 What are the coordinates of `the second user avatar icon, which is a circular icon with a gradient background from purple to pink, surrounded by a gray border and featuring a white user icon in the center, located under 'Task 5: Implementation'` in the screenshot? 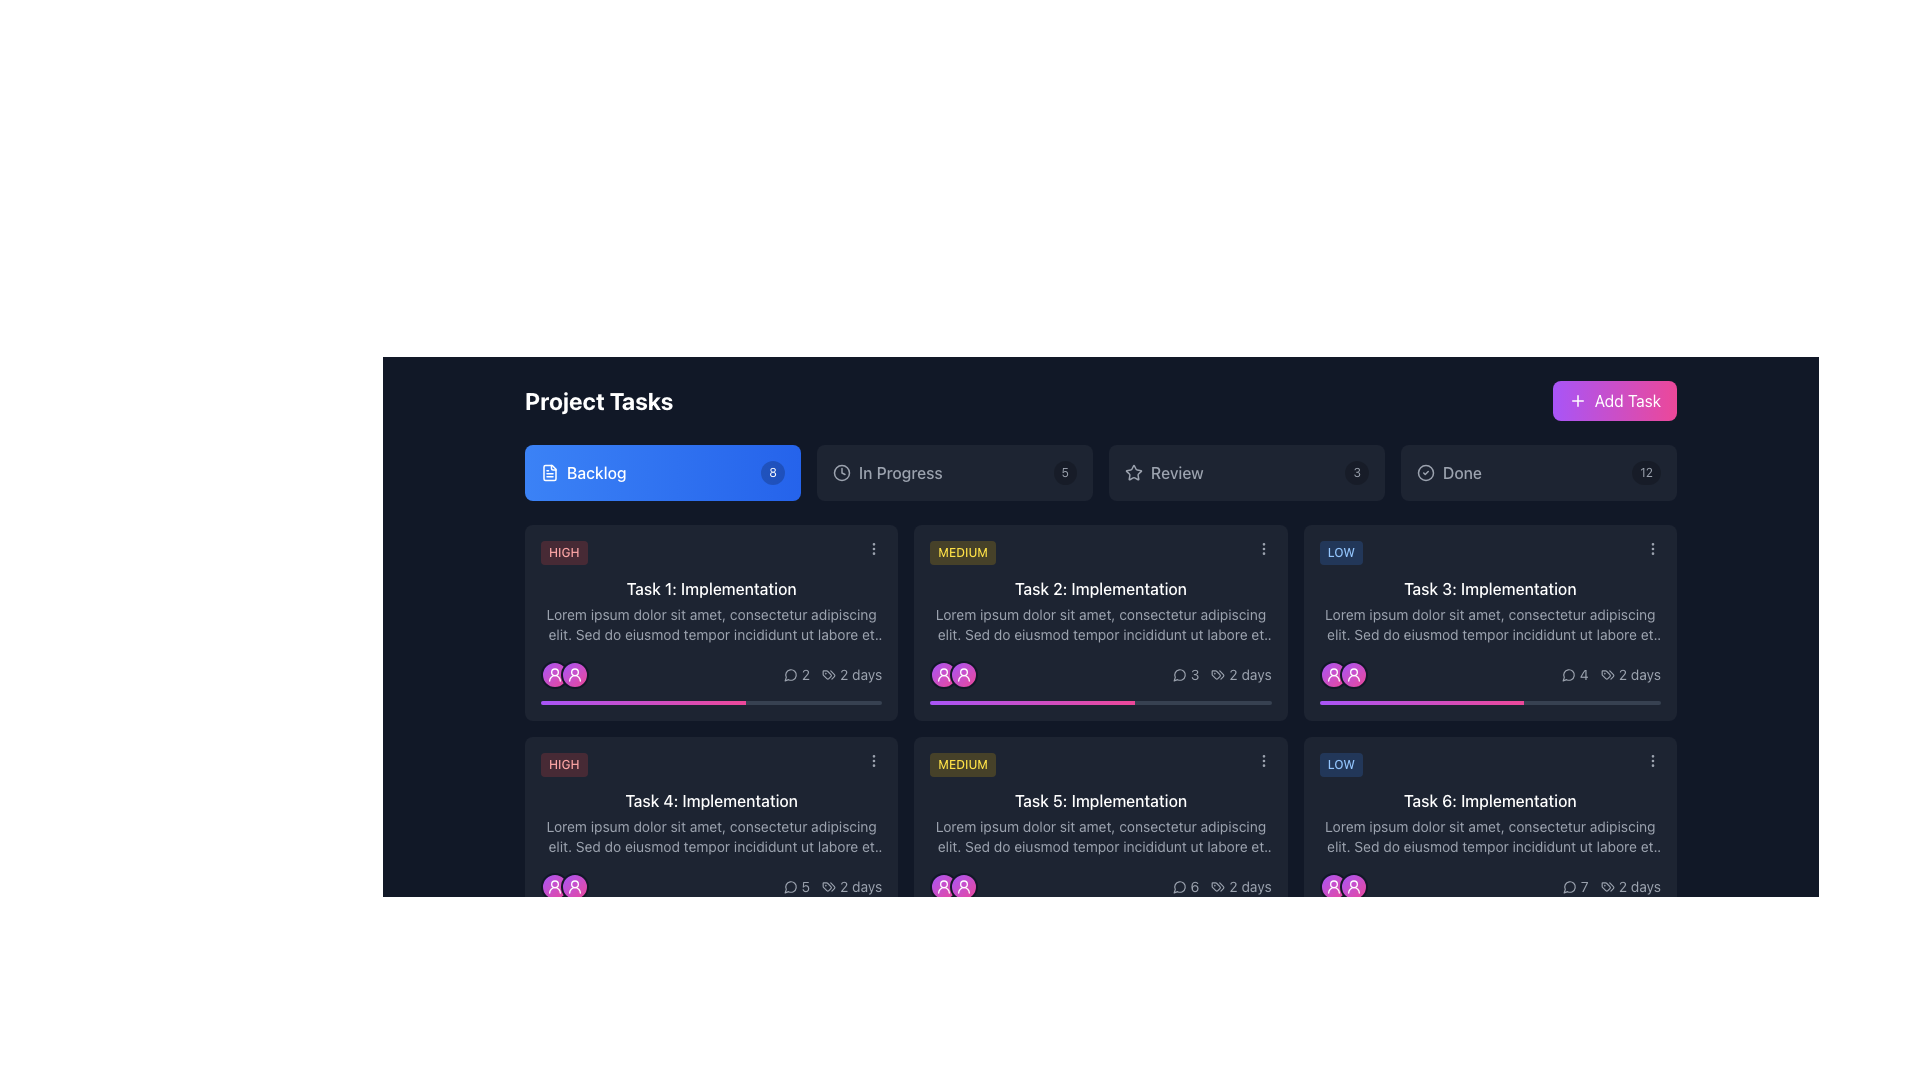 It's located at (964, 886).